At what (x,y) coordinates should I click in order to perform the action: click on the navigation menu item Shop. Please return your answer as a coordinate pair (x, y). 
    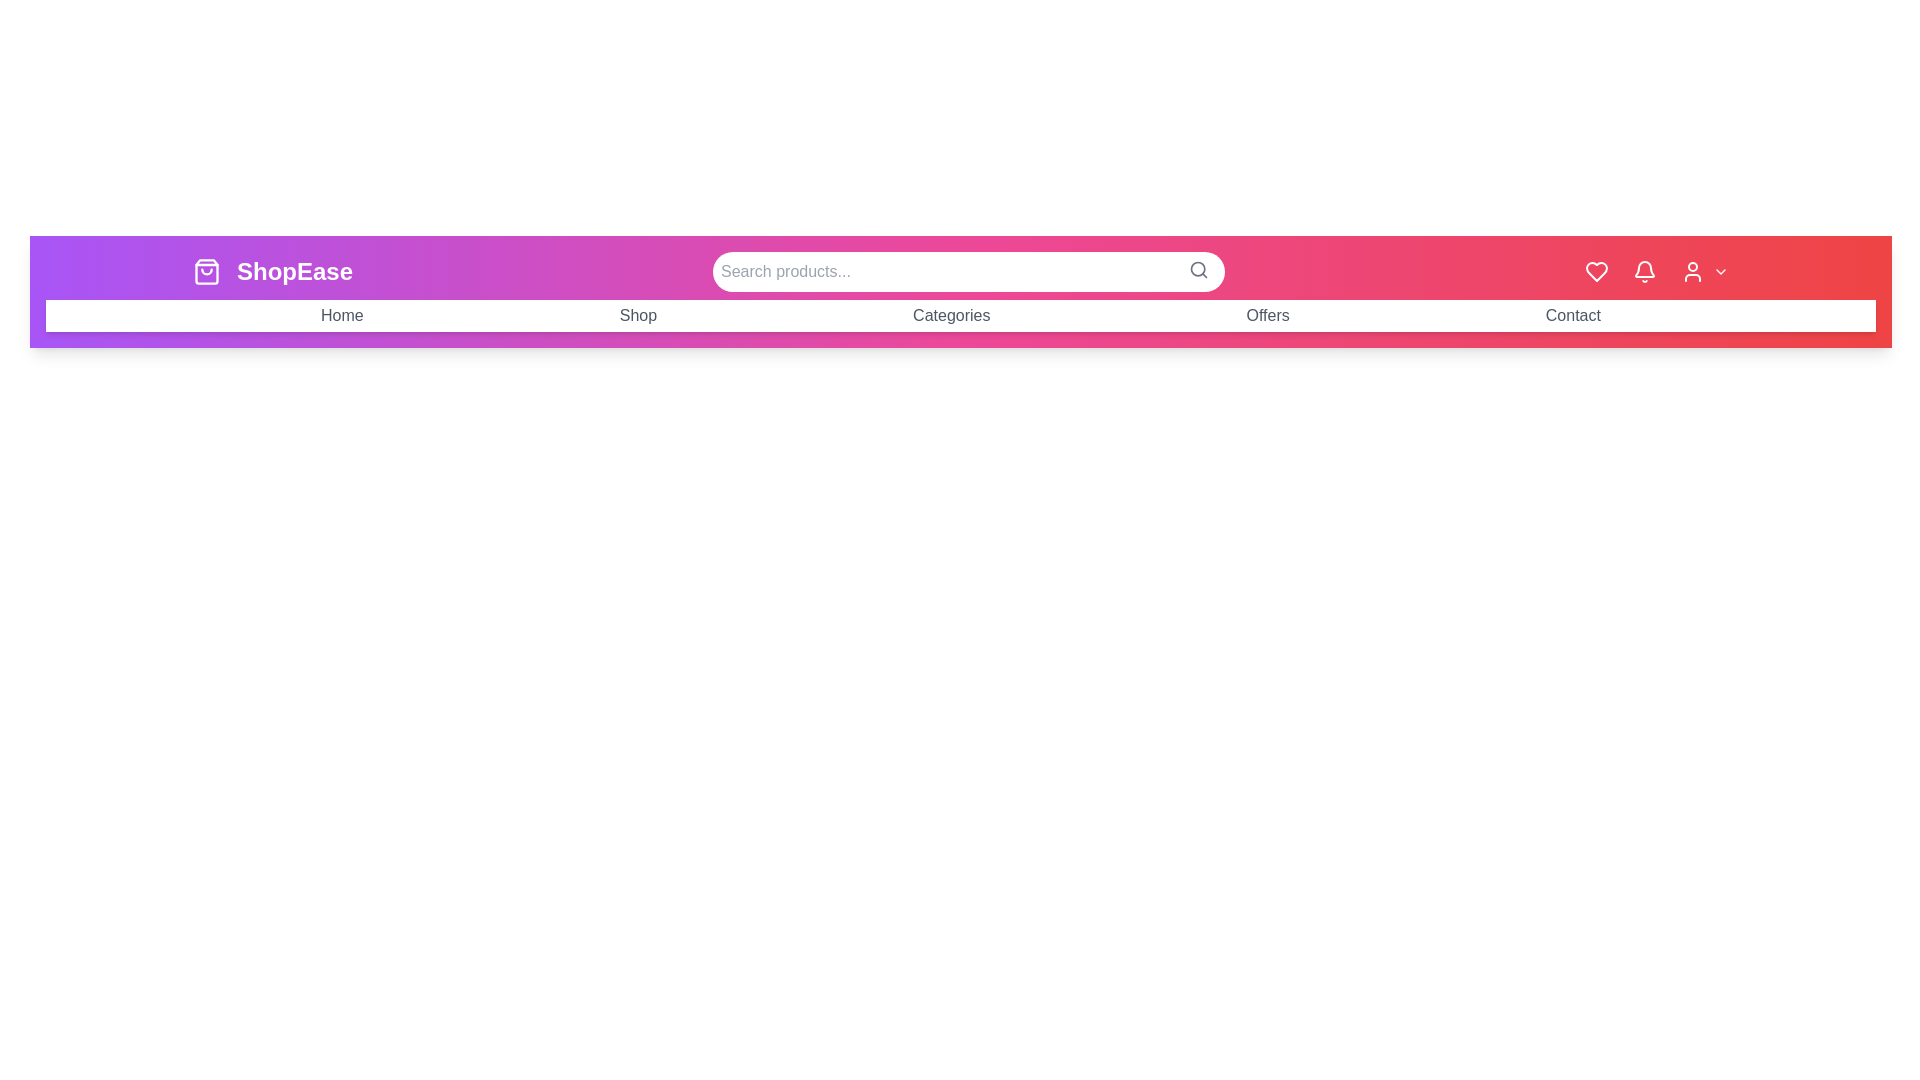
    Looking at the image, I should click on (637, 315).